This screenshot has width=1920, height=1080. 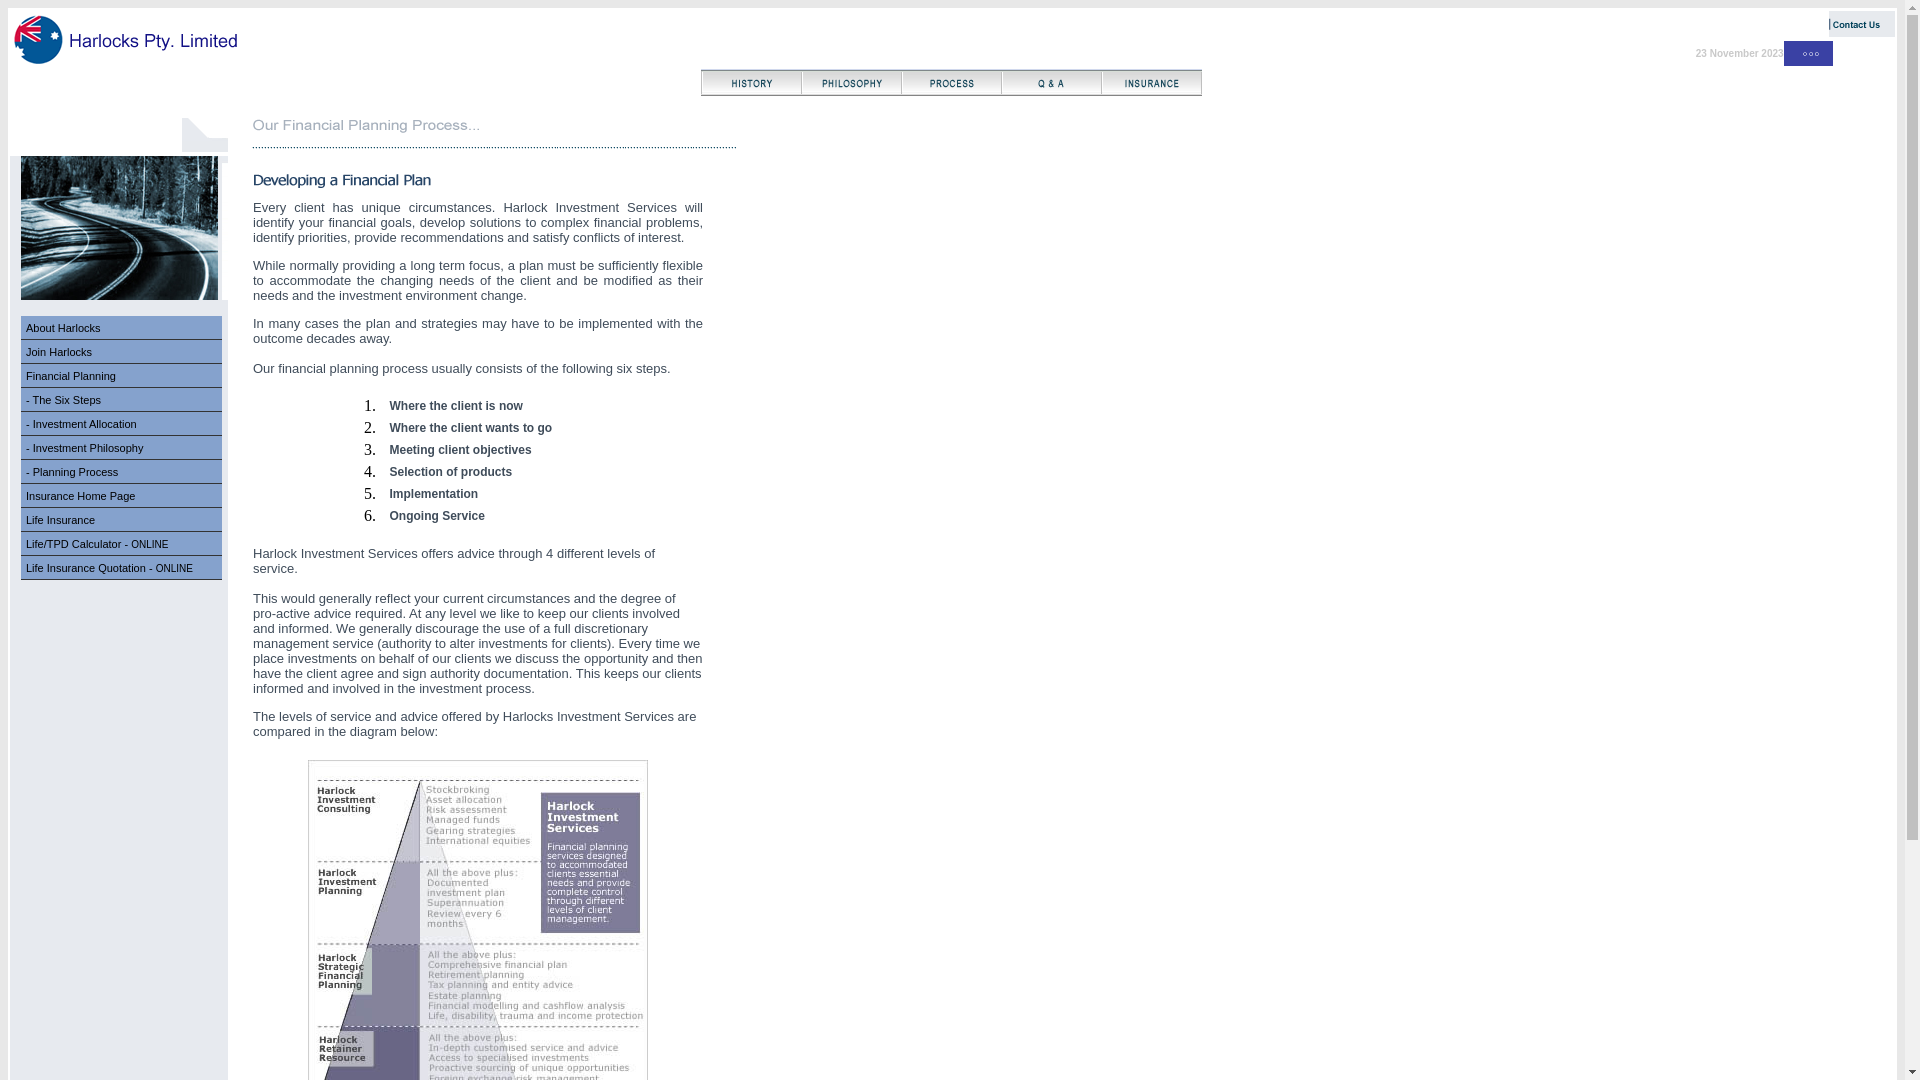 What do you see at coordinates (120, 326) in the screenshot?
I see `'About Harlocks'` at bounding box center [120, 326].